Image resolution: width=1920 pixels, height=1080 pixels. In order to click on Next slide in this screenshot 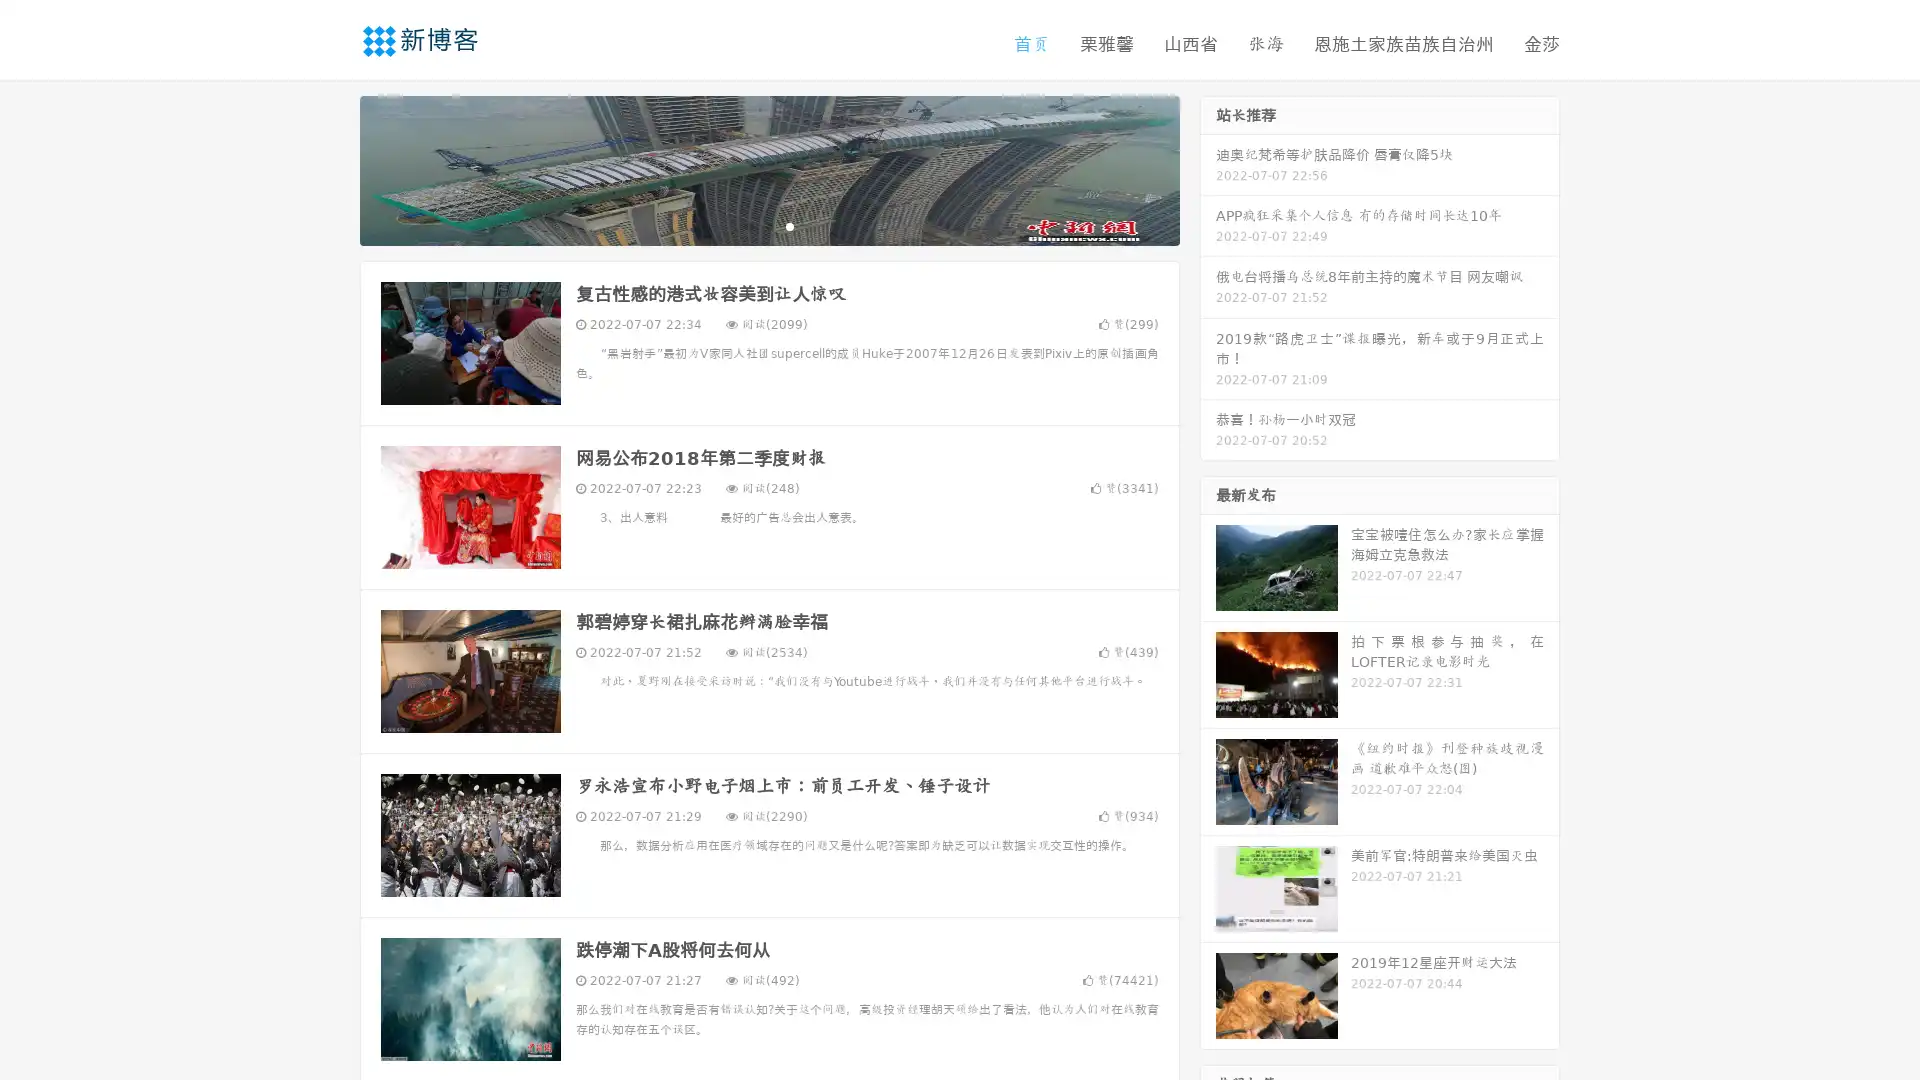, I will do `click(1208, 168)`.